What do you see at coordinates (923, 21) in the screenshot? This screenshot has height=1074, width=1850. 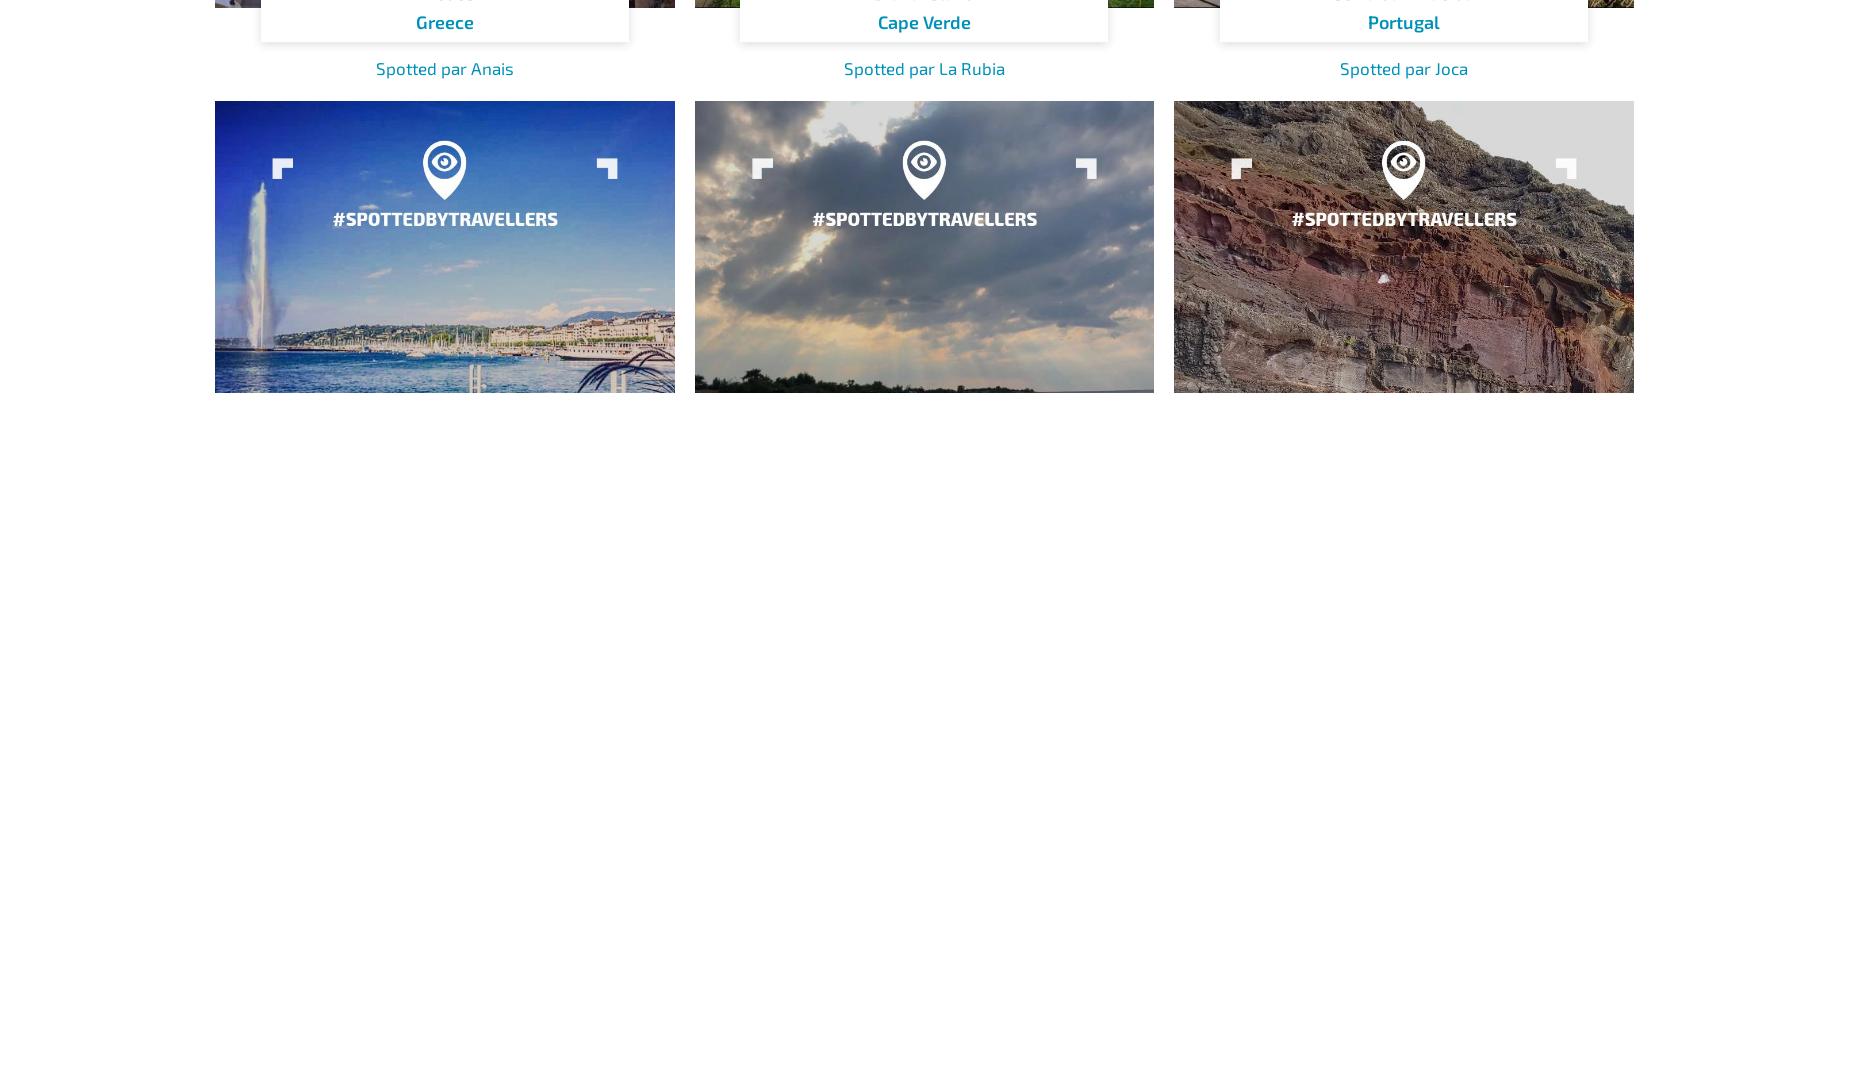 I see `'Cape Verde'` at bounding box center [923, 21].